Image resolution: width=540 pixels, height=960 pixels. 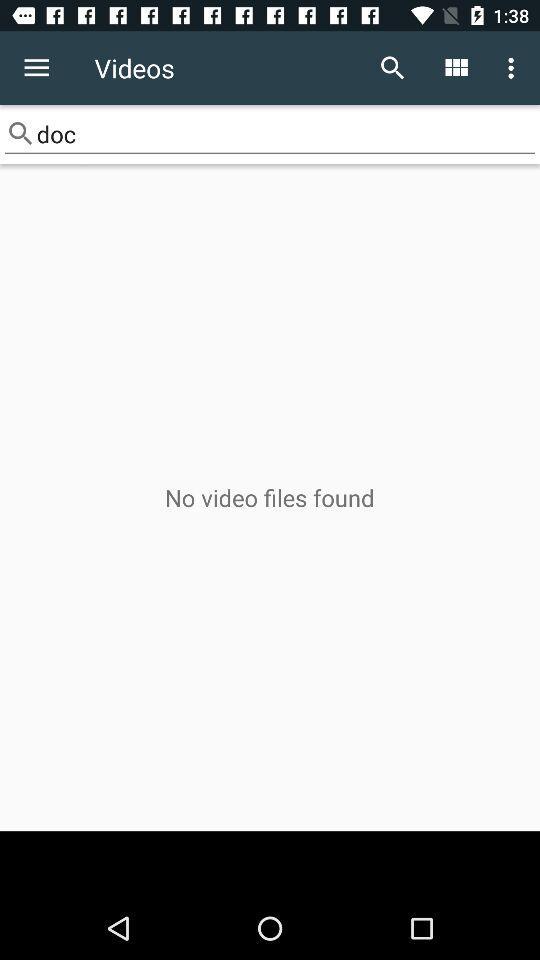 I want to click on the icon to the left of videos icon, so click(x=36, y=68).